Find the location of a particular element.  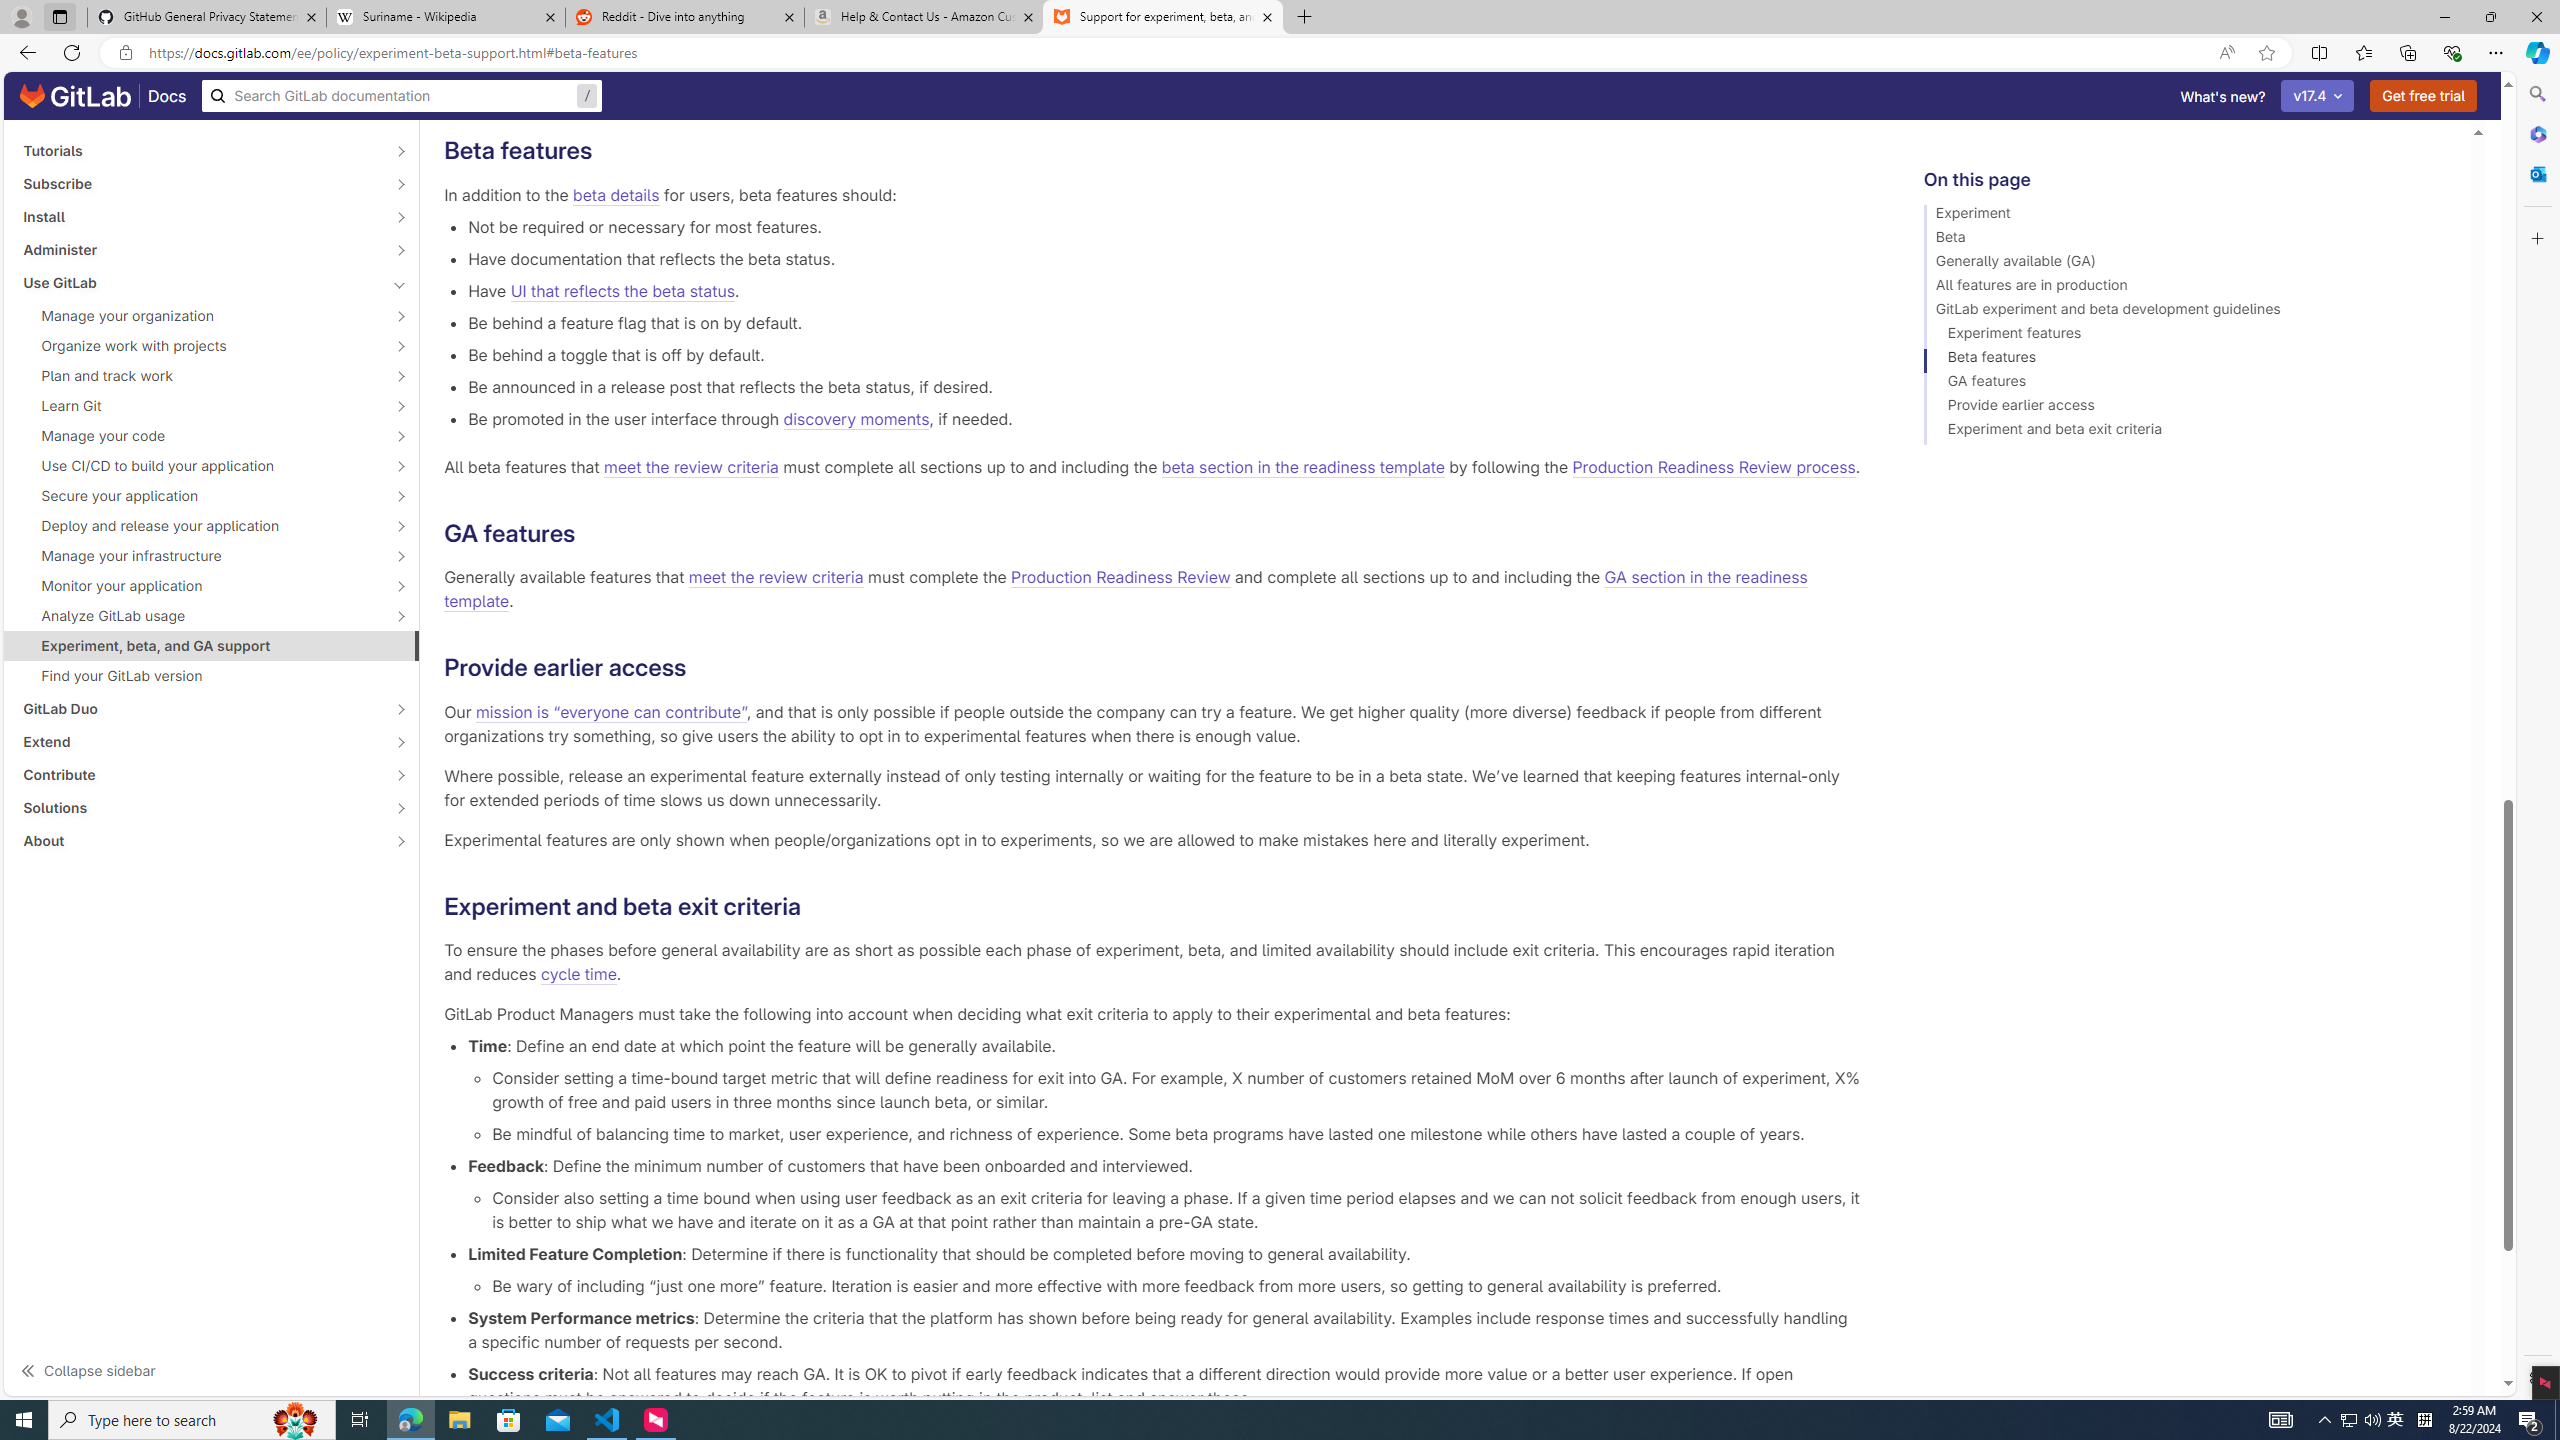

'Install' is located at coordinates (199, 215).